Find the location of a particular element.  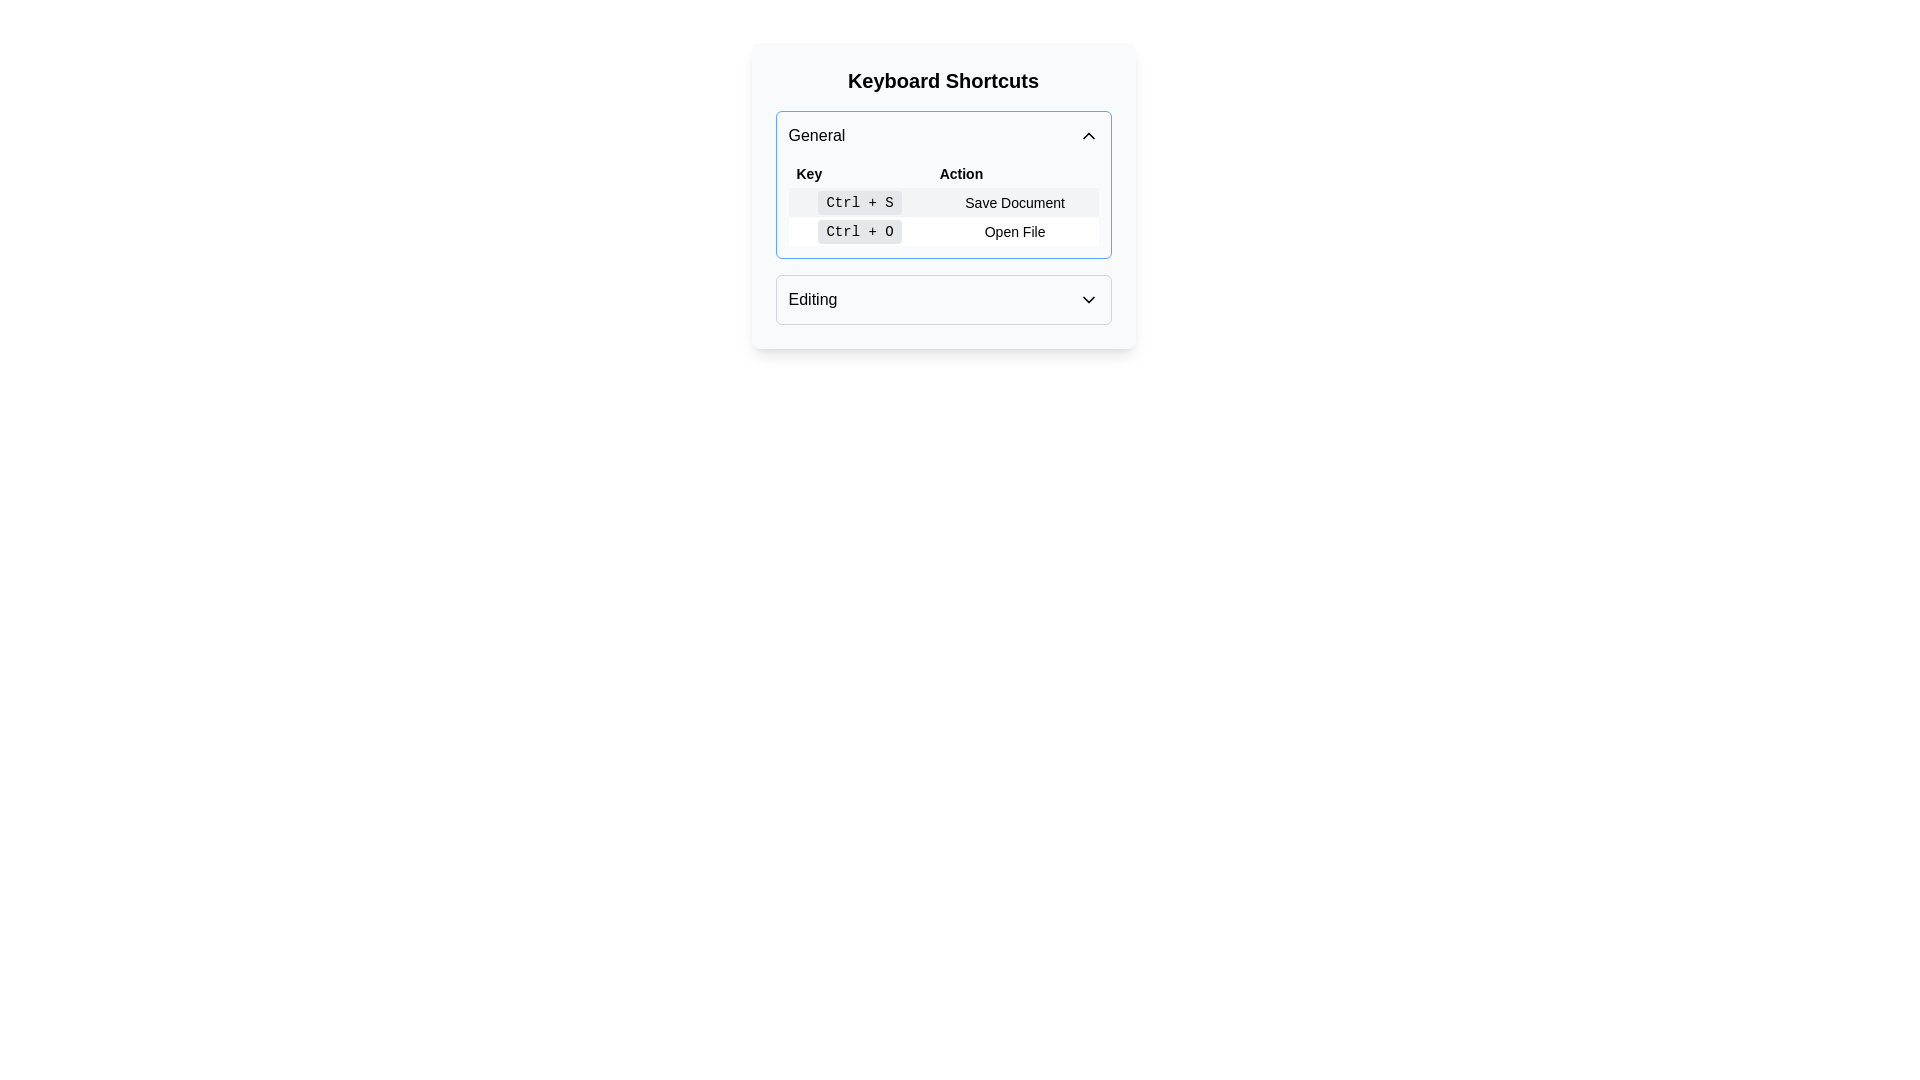

the Text Label representing the keyboard shortcut binding for the 'Open File' action, which is the second item in the 'Key' column under the 'General' group in the 'Keyboard Shortcuts' section is located at coordinates (860, 230).